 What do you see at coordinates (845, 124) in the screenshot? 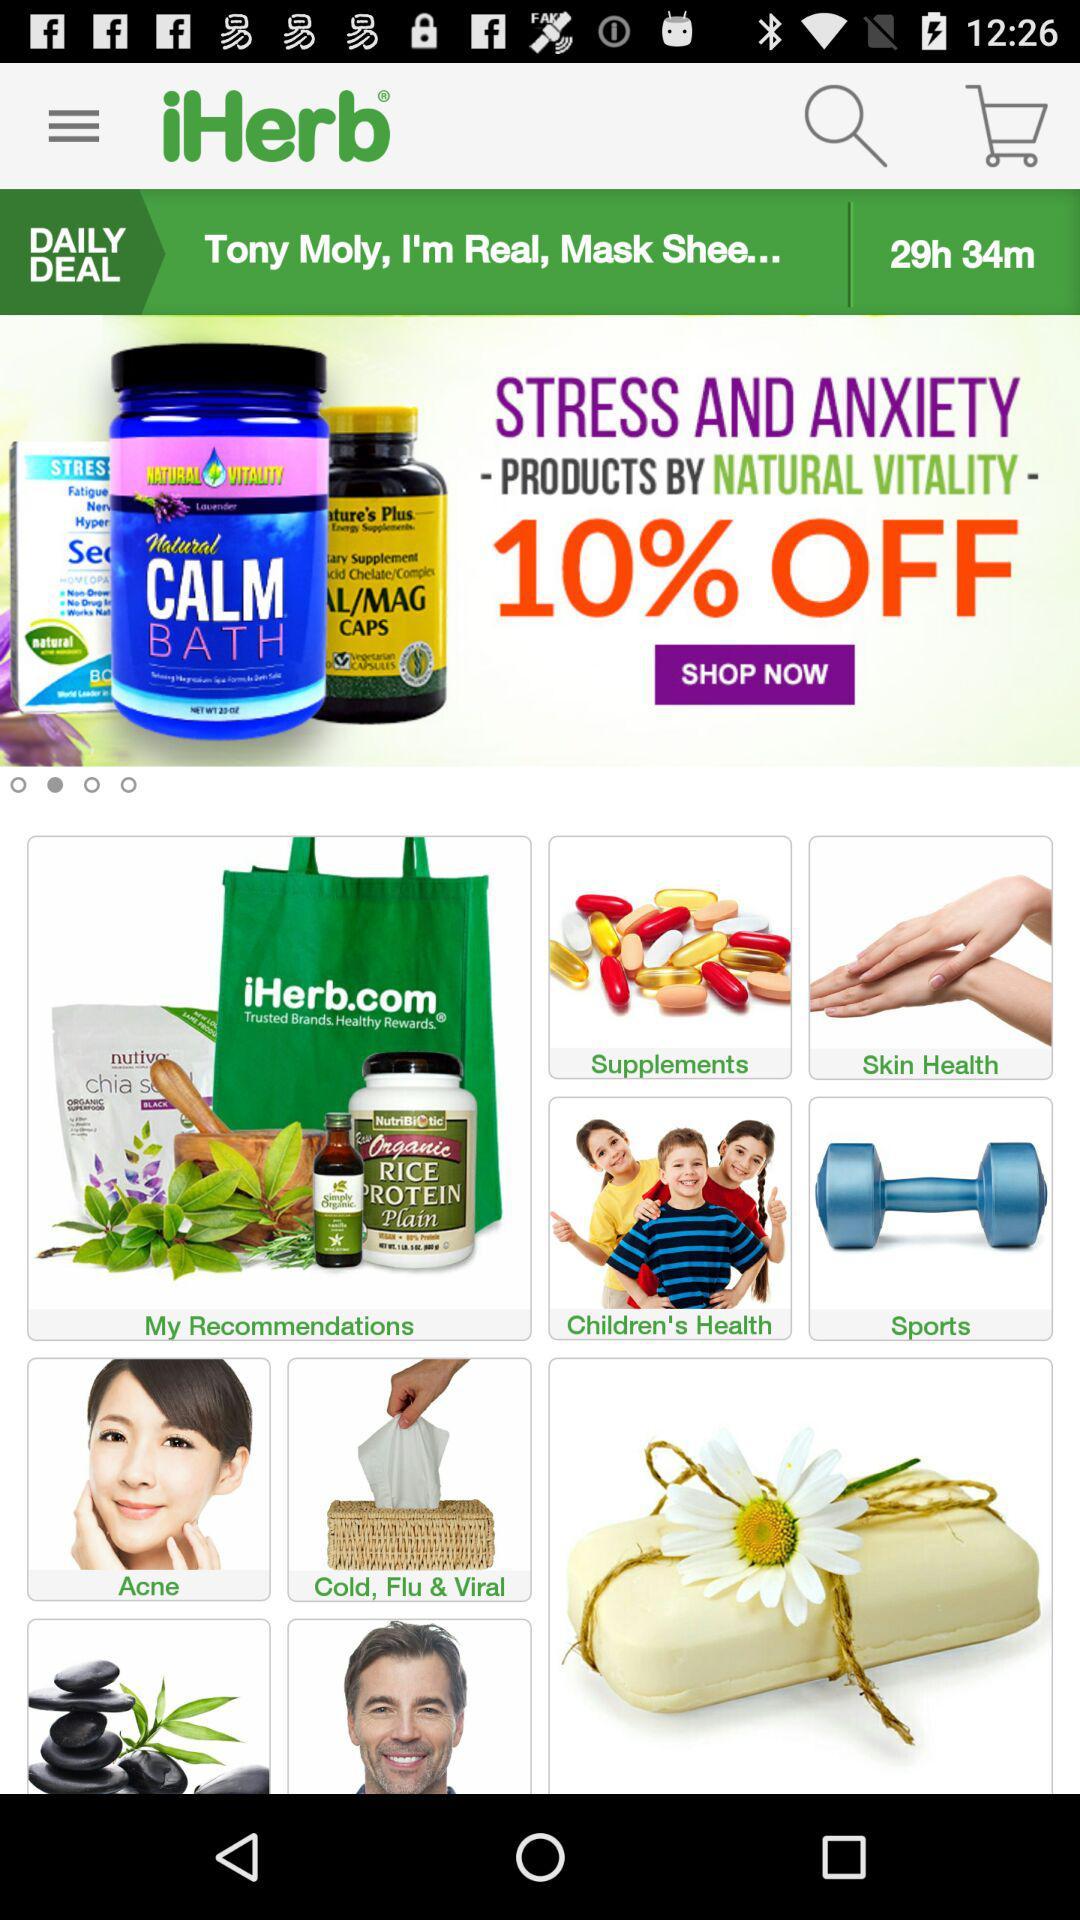
I see `search box` at bounding box center [845, 124].